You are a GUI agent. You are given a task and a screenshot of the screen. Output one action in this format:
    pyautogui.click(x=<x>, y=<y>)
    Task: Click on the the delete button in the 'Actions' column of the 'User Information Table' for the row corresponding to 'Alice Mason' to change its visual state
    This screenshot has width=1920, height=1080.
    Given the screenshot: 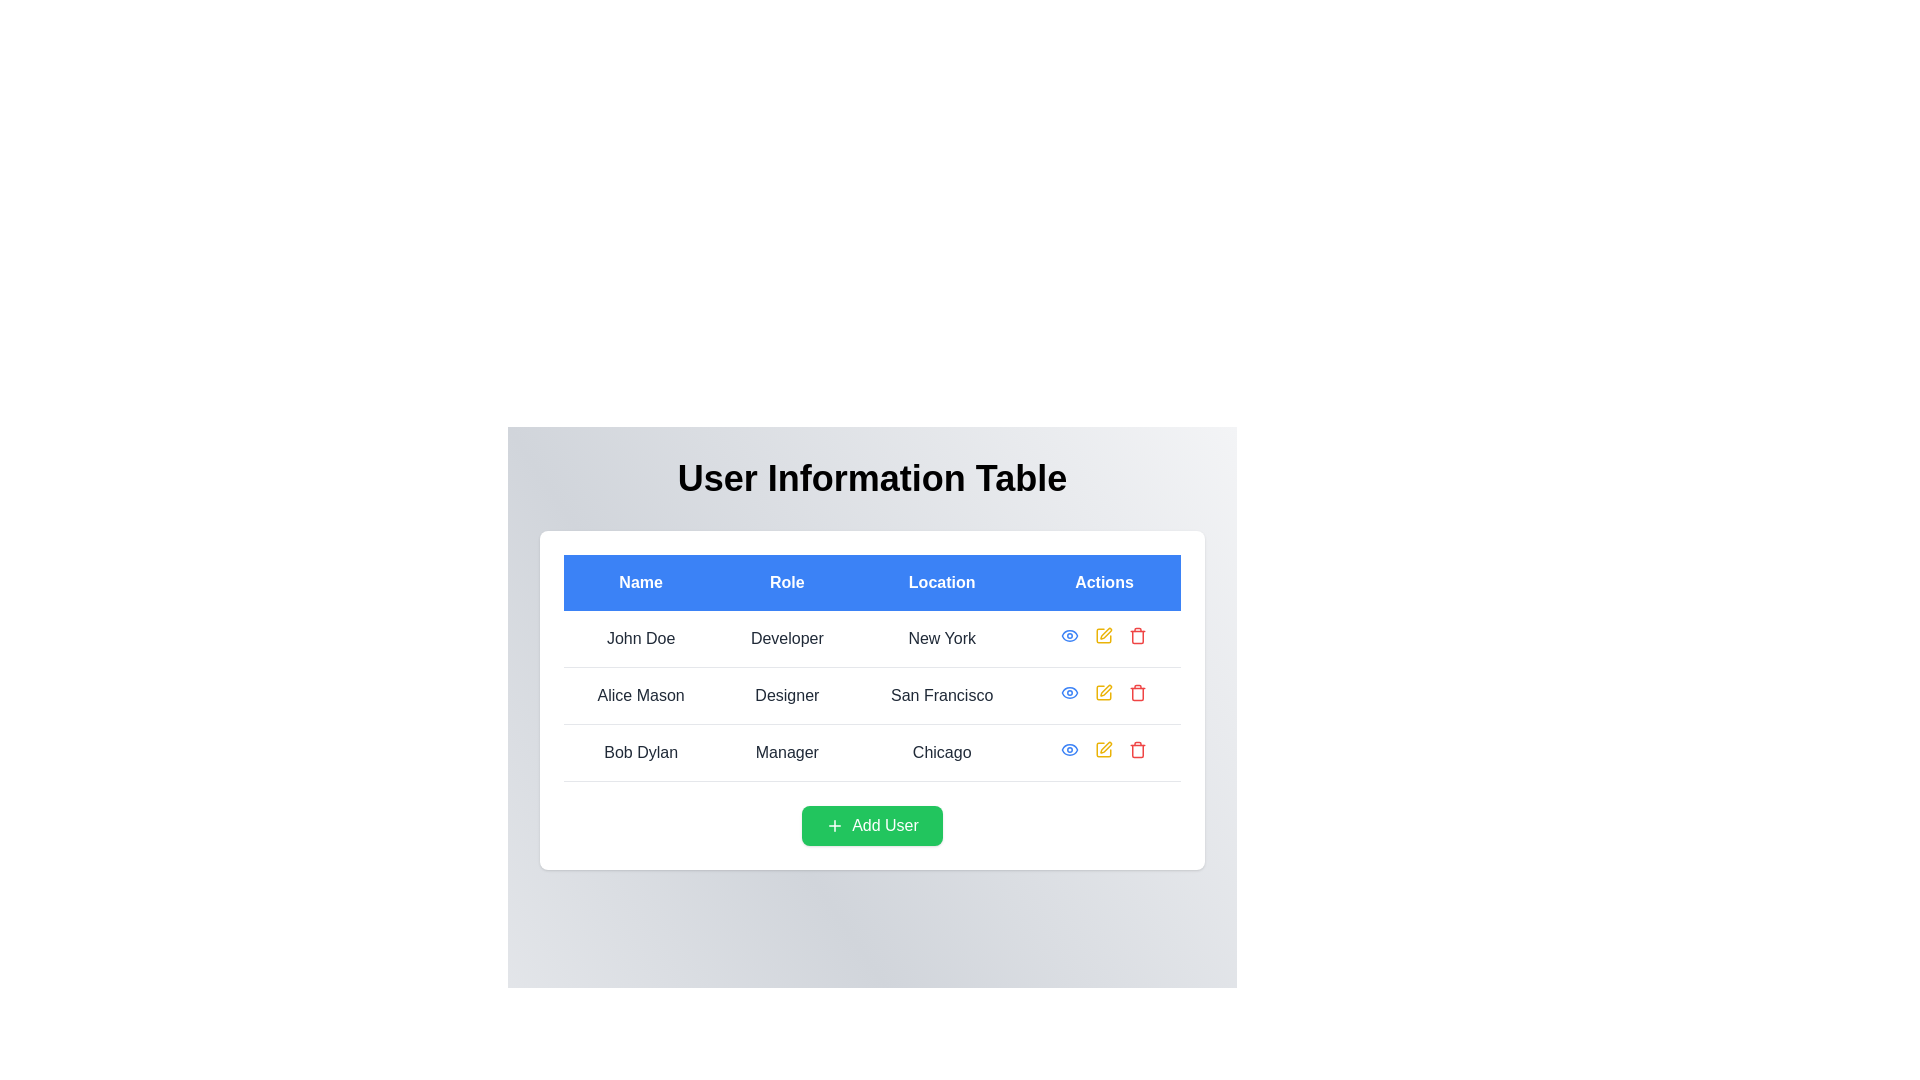 What is the action you would take?
    pyautogui.click(x=1138, y=692)
    